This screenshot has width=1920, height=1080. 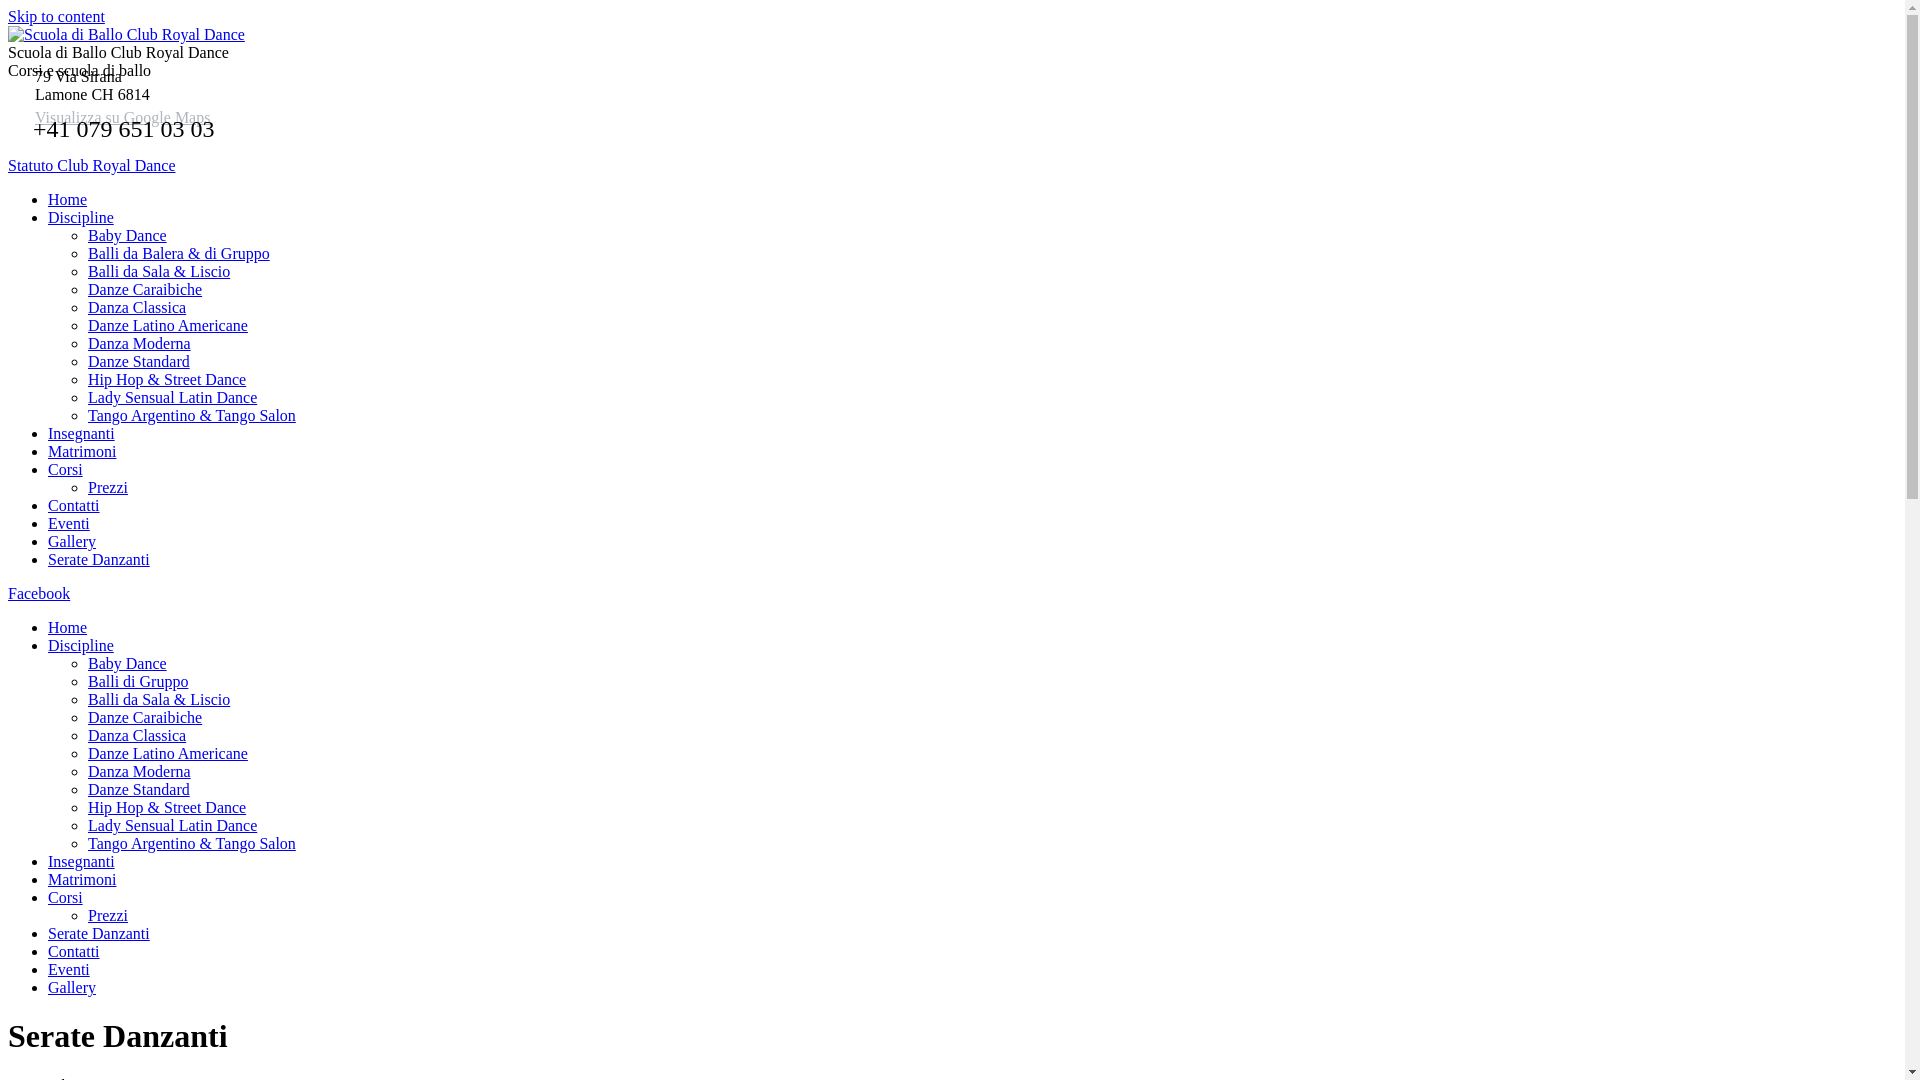 I want to click on 'Danze Caraibiche', so click(x=86, y=716).